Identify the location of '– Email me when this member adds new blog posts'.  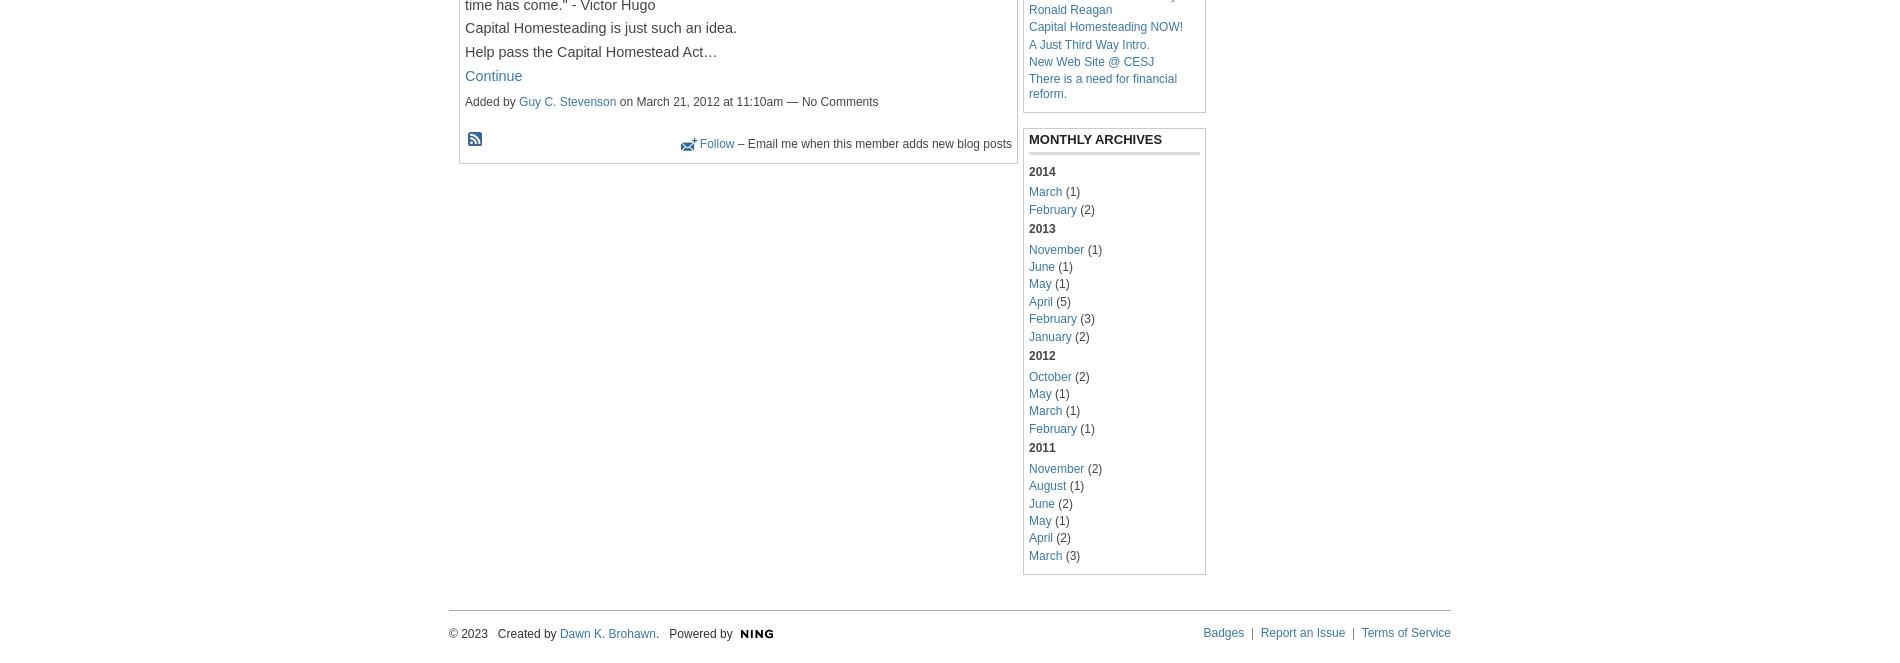
(872, 143).